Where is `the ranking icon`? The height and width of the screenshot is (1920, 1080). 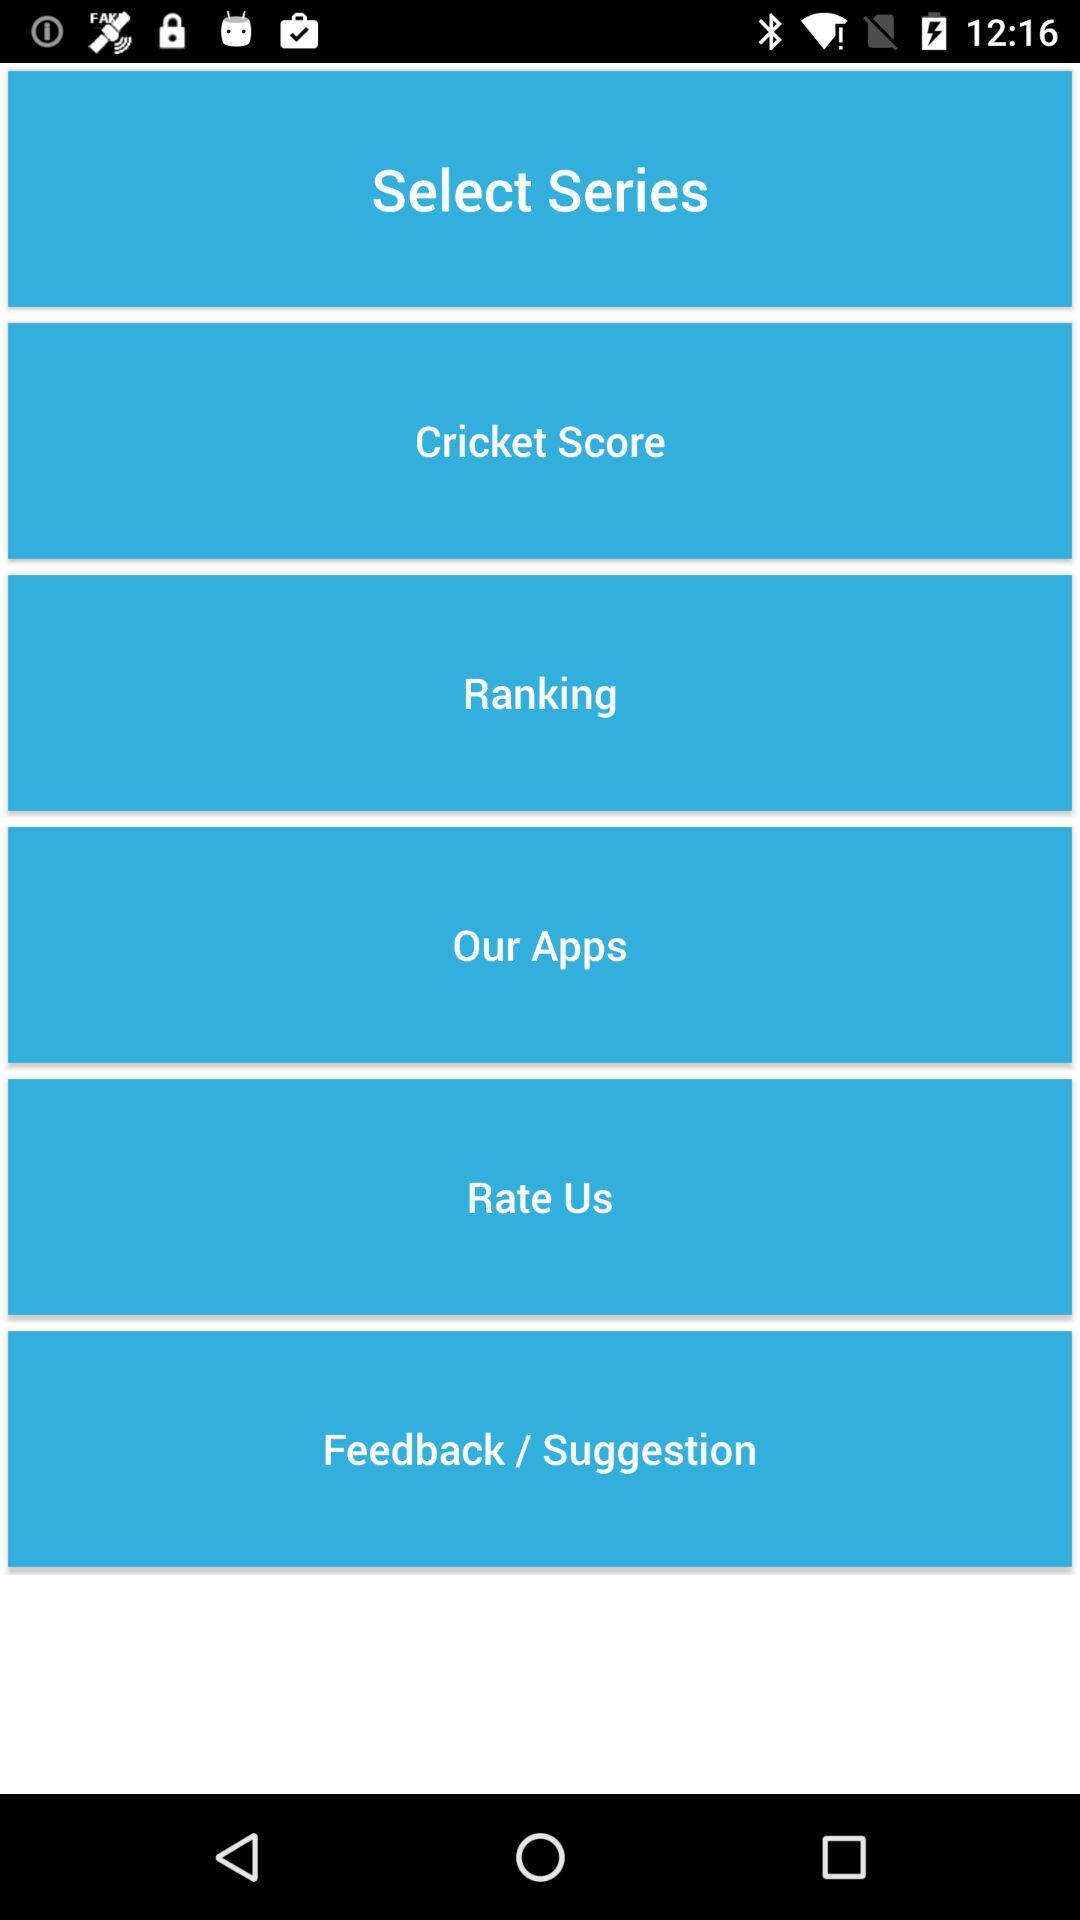 the ranking icon is located at coordinates (540, 692).